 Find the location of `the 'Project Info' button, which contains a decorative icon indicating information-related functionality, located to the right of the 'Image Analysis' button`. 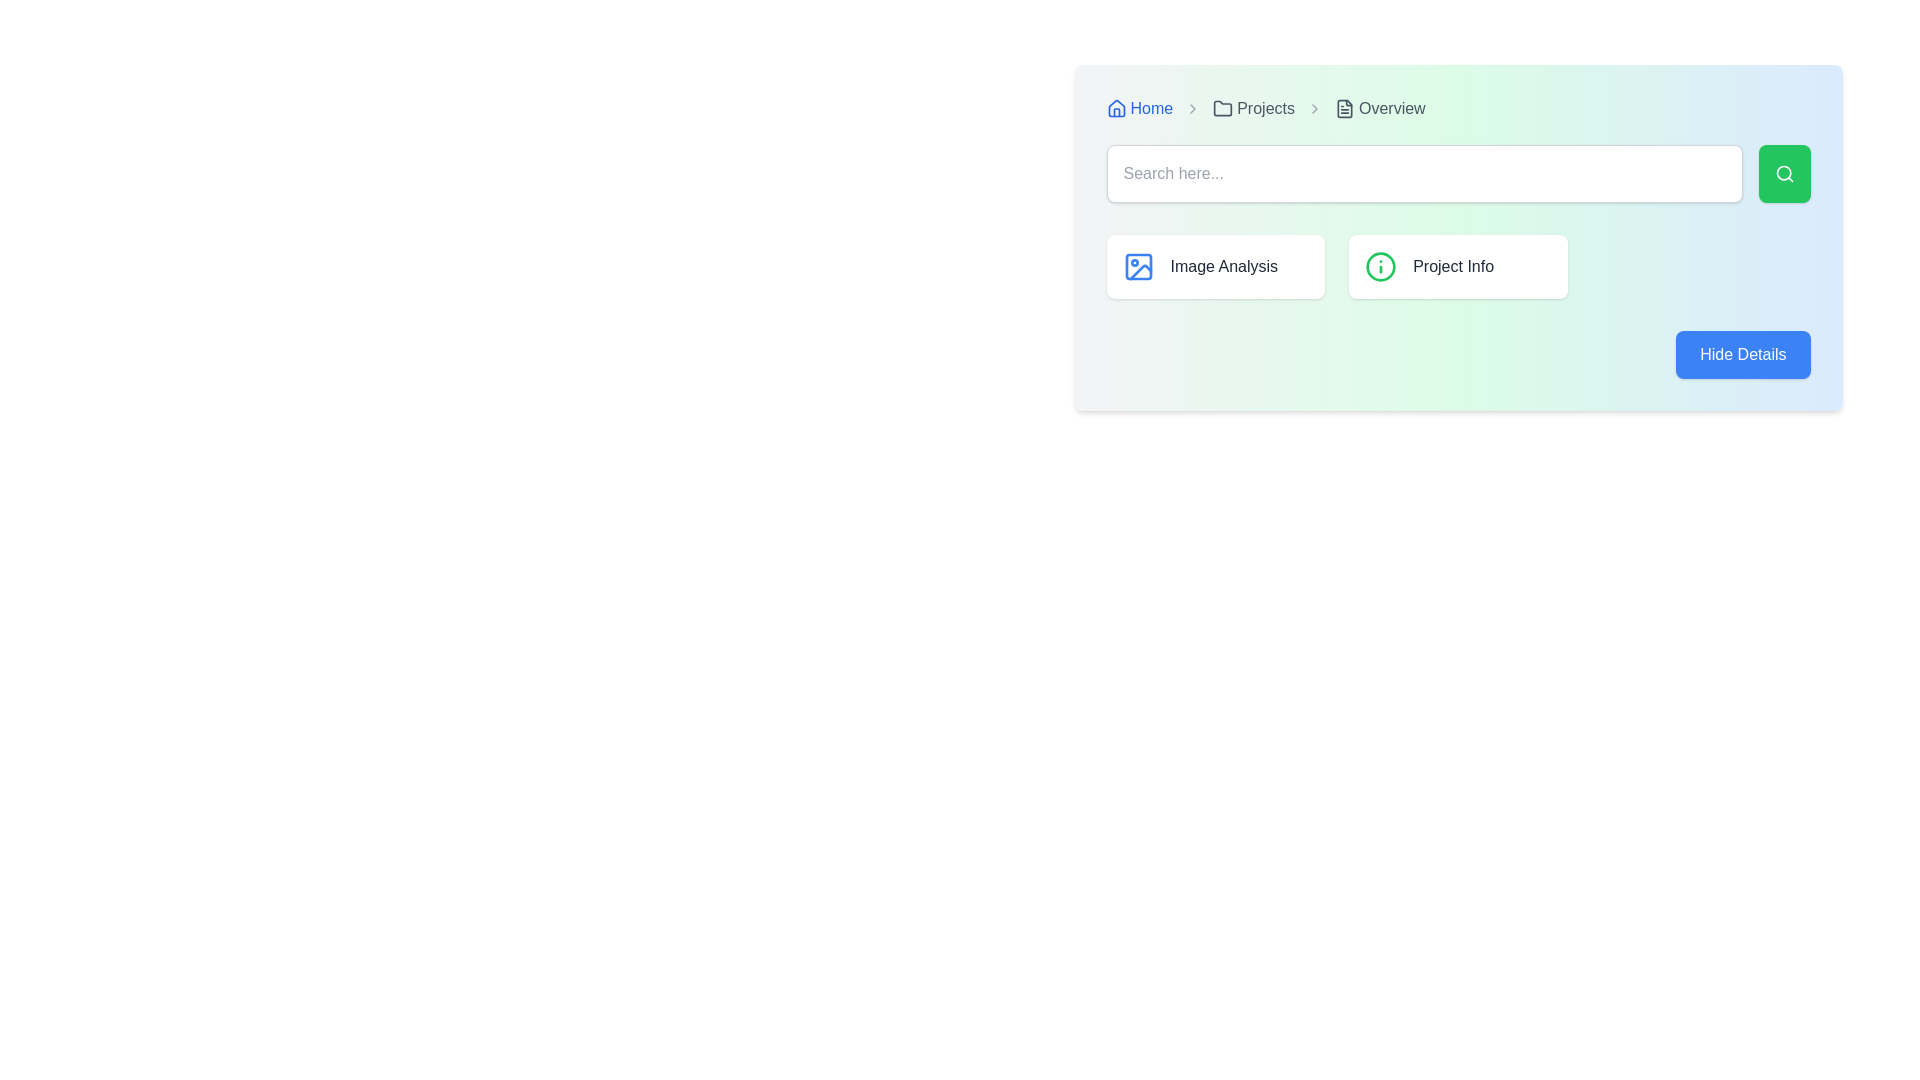

the 'Project Info' button, which contains a decorative icon indicating information-related functionality, located to the right of the 'Image Analysis' button is located at coordinates (1380, 265).